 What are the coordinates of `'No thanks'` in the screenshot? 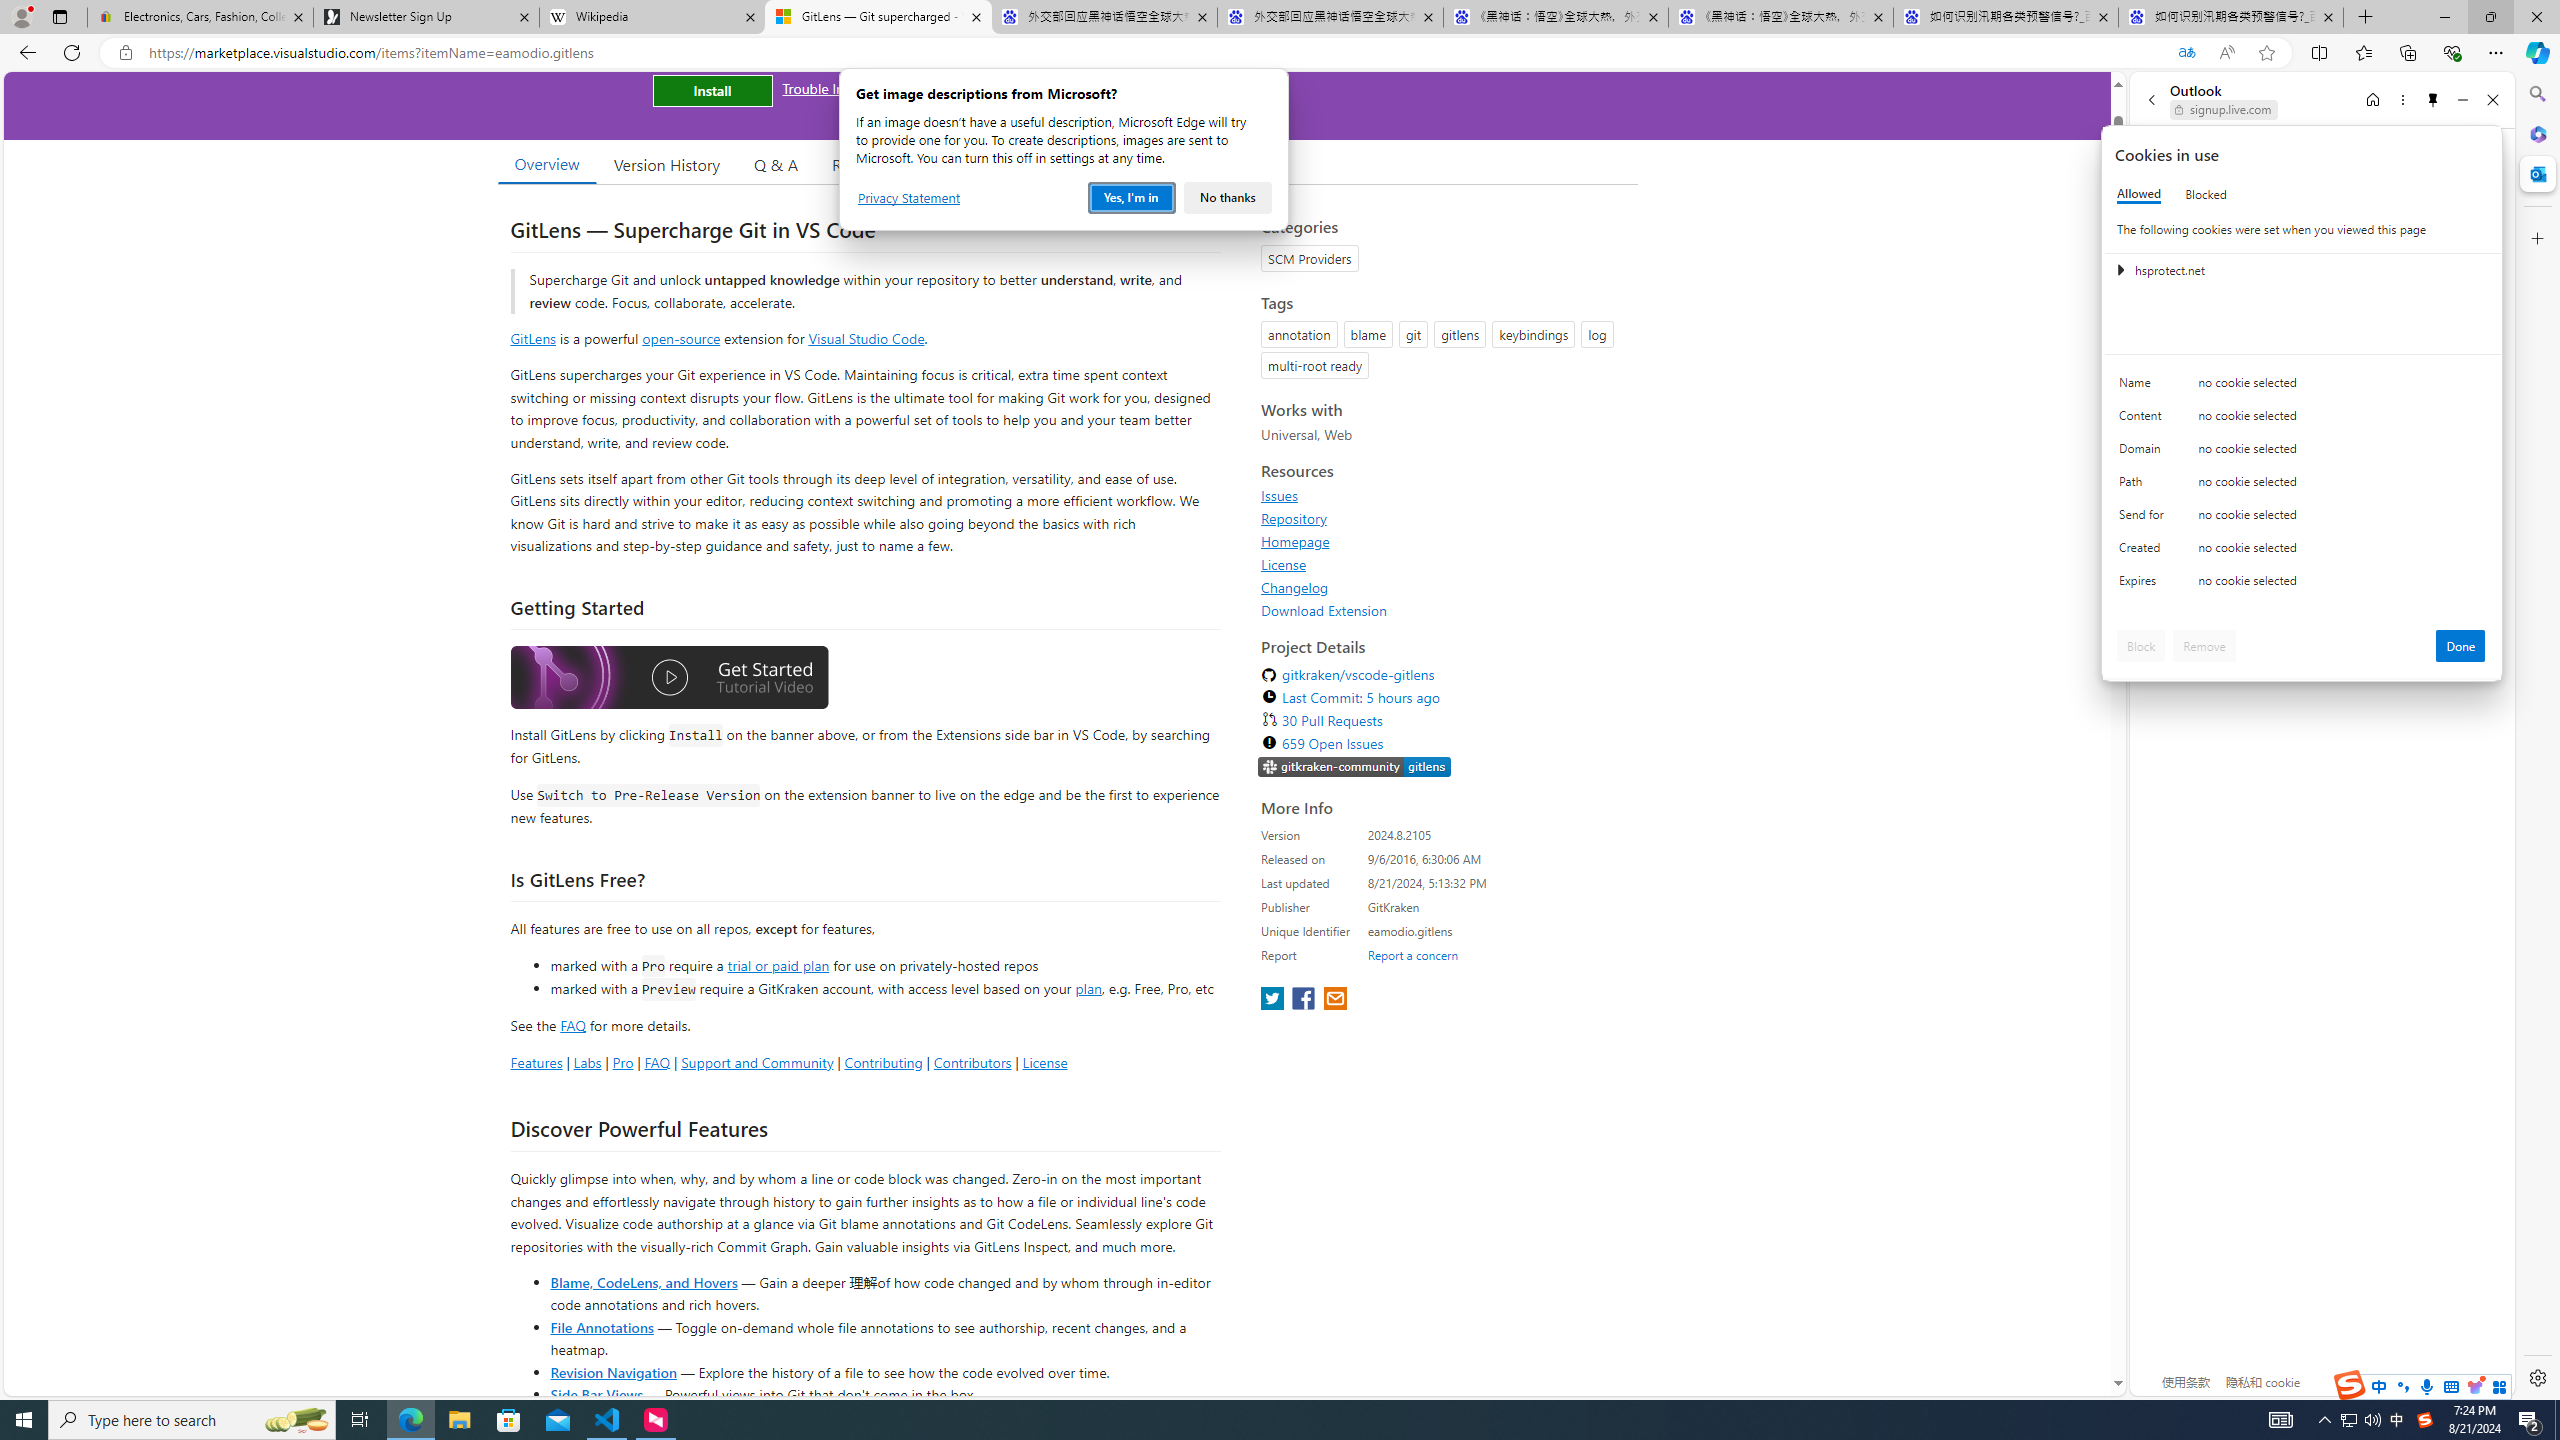 It's located at (1227, 198).